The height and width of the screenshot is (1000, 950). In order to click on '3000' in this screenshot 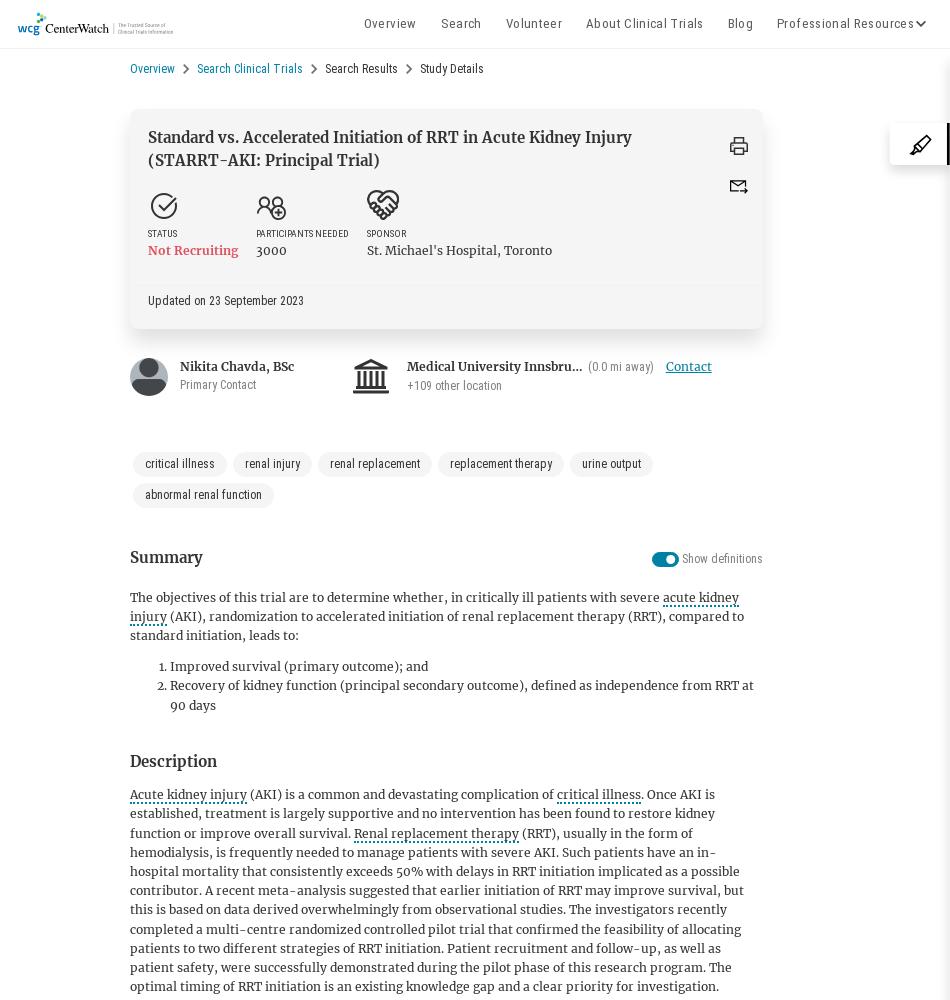, I will do `click(270, 250)`.